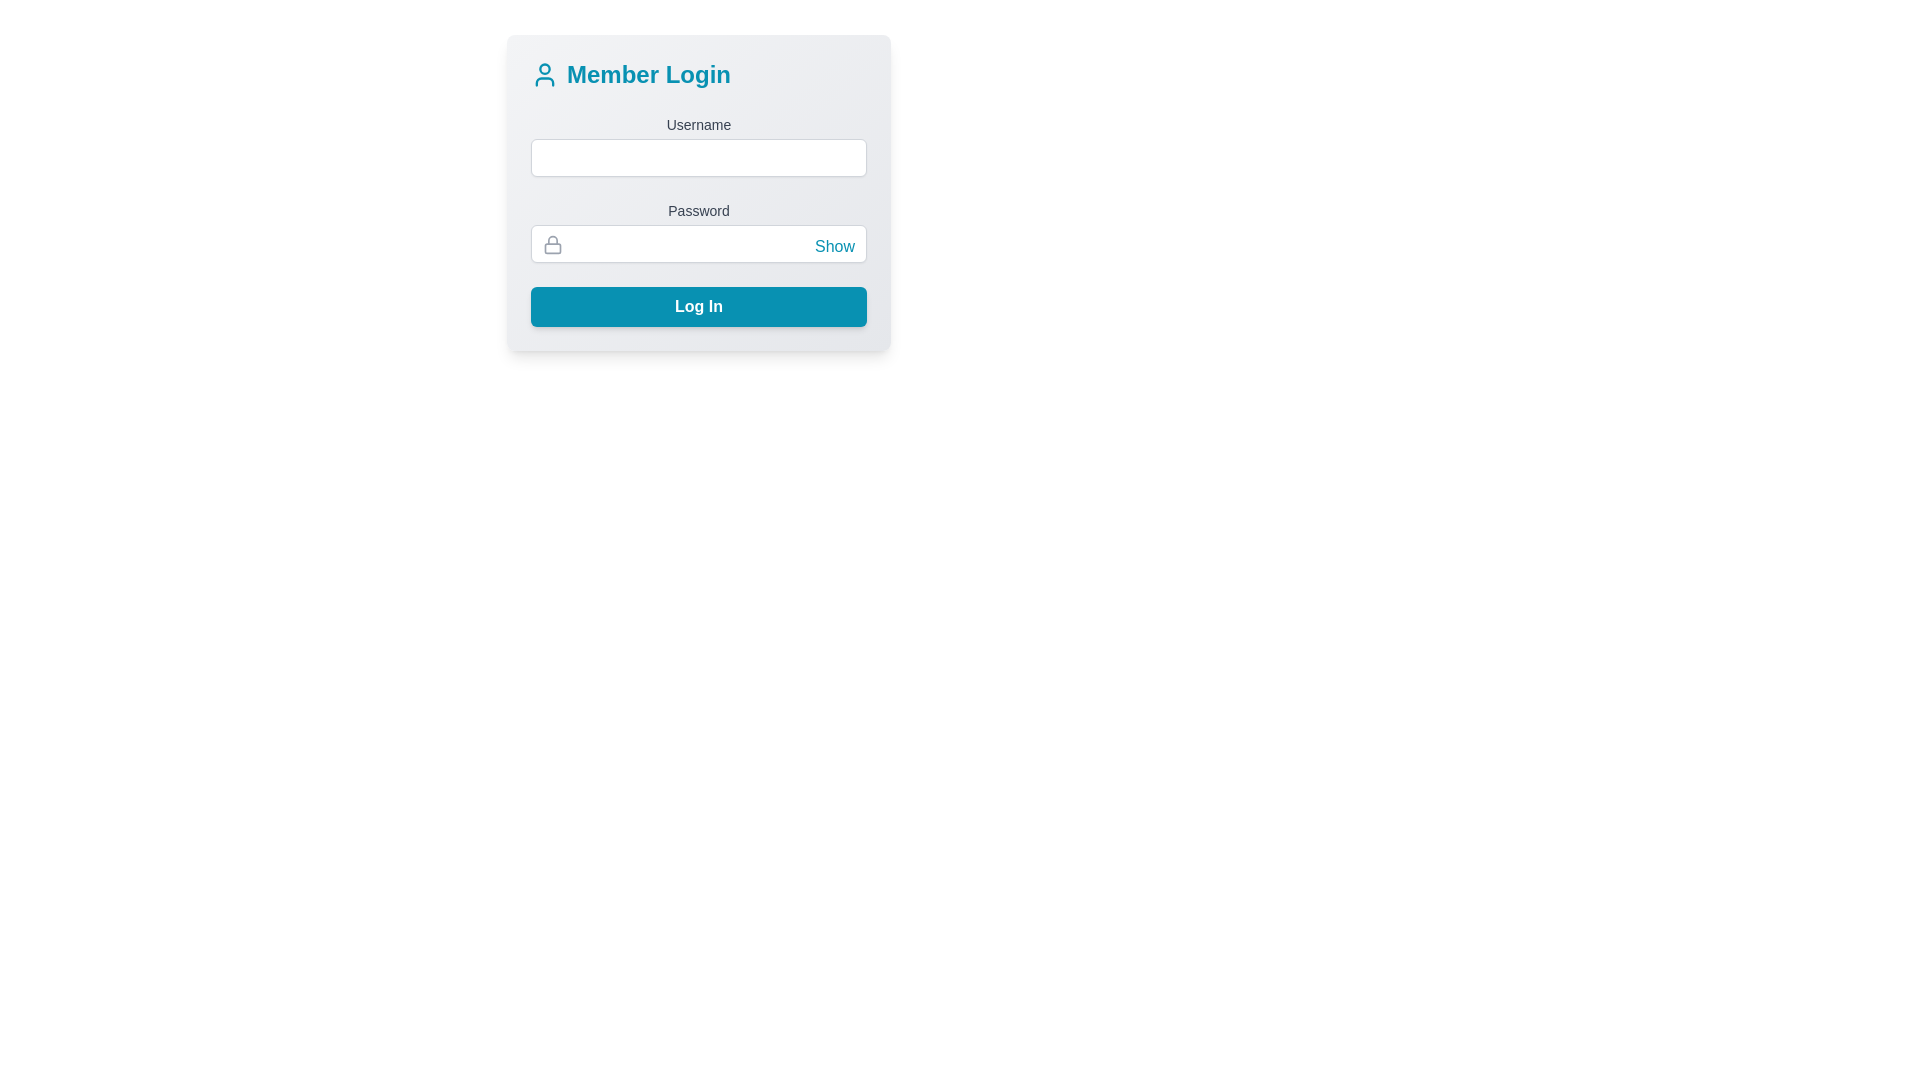  What do you see at coordinates (699, 307) in the screenshot?
I see `the 'Log In' button with white text on a cyan blue background` at bounding box center [699, 307].